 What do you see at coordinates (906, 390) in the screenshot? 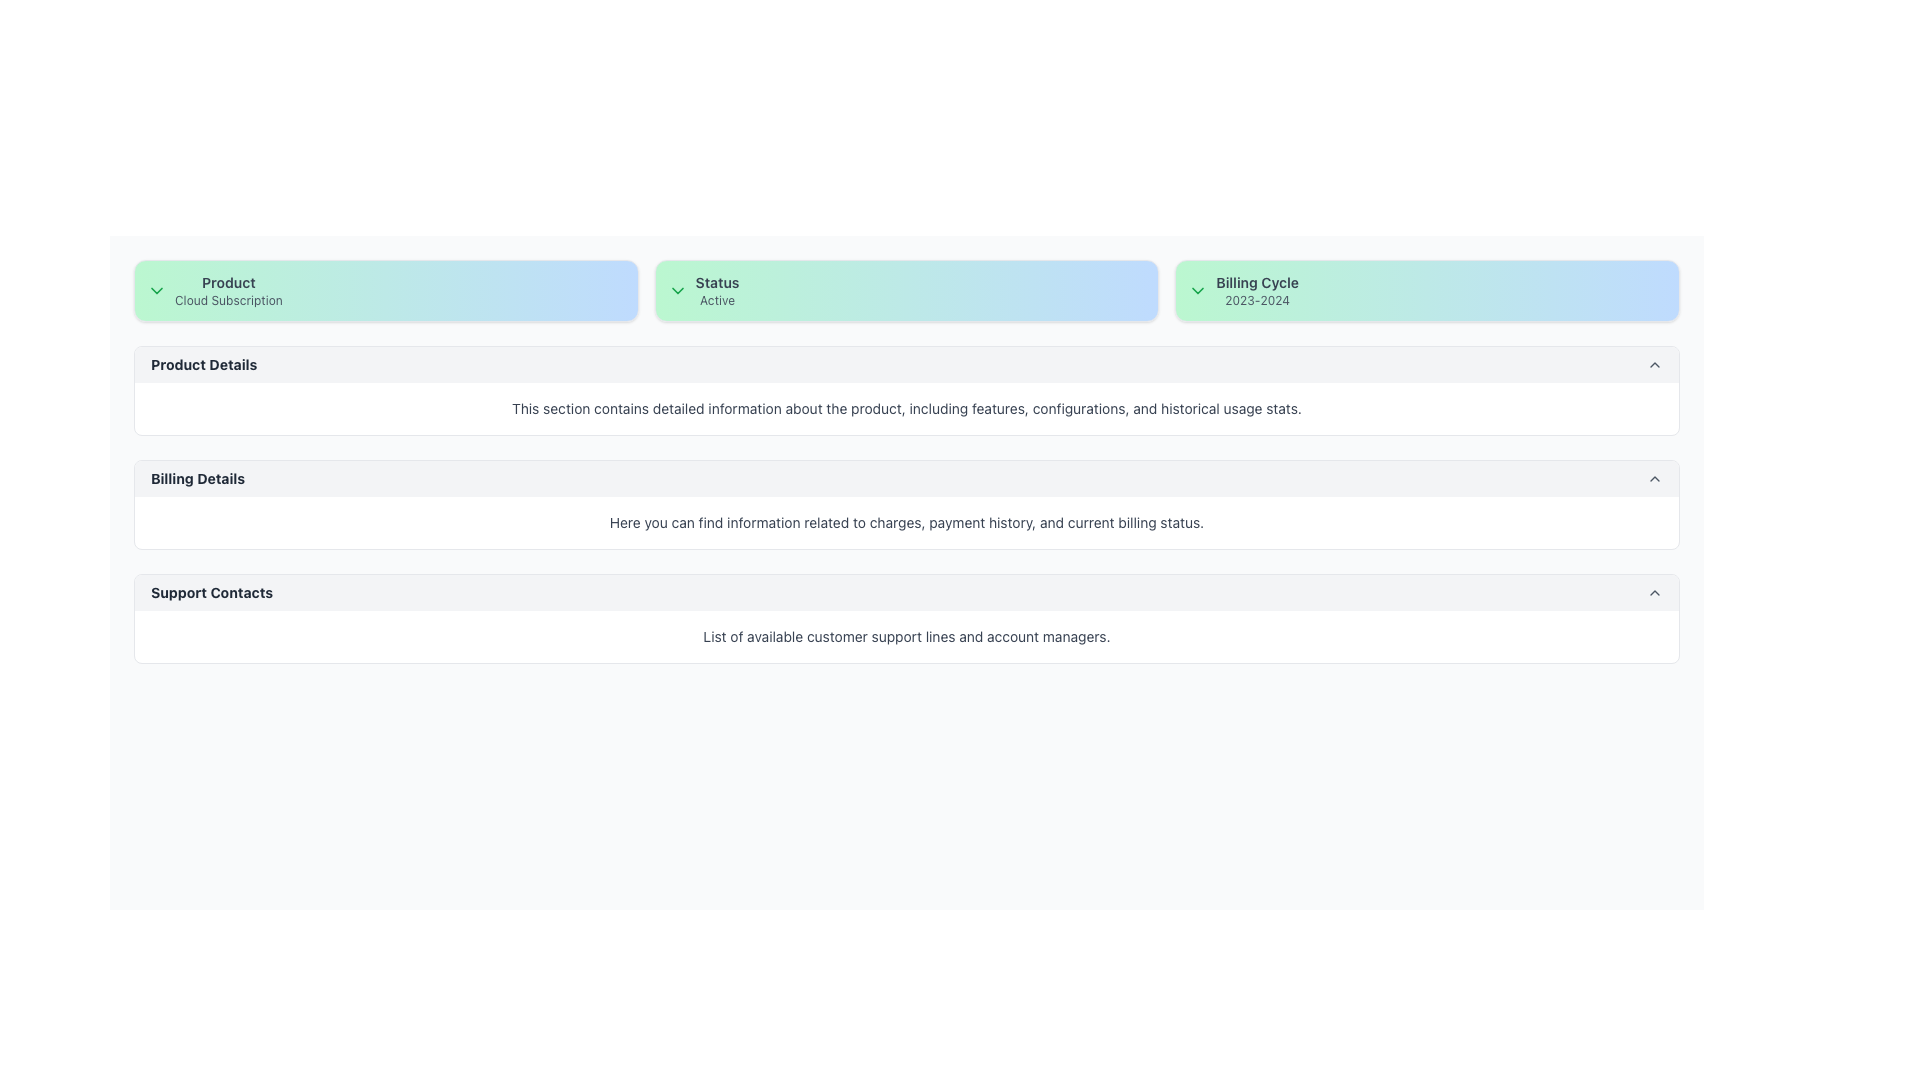
I see `the Informational panel located below 'Status Active' and 'Billing Cycle 2023-2024', which provides detailed information about the product` at bounding box center [906, 390].